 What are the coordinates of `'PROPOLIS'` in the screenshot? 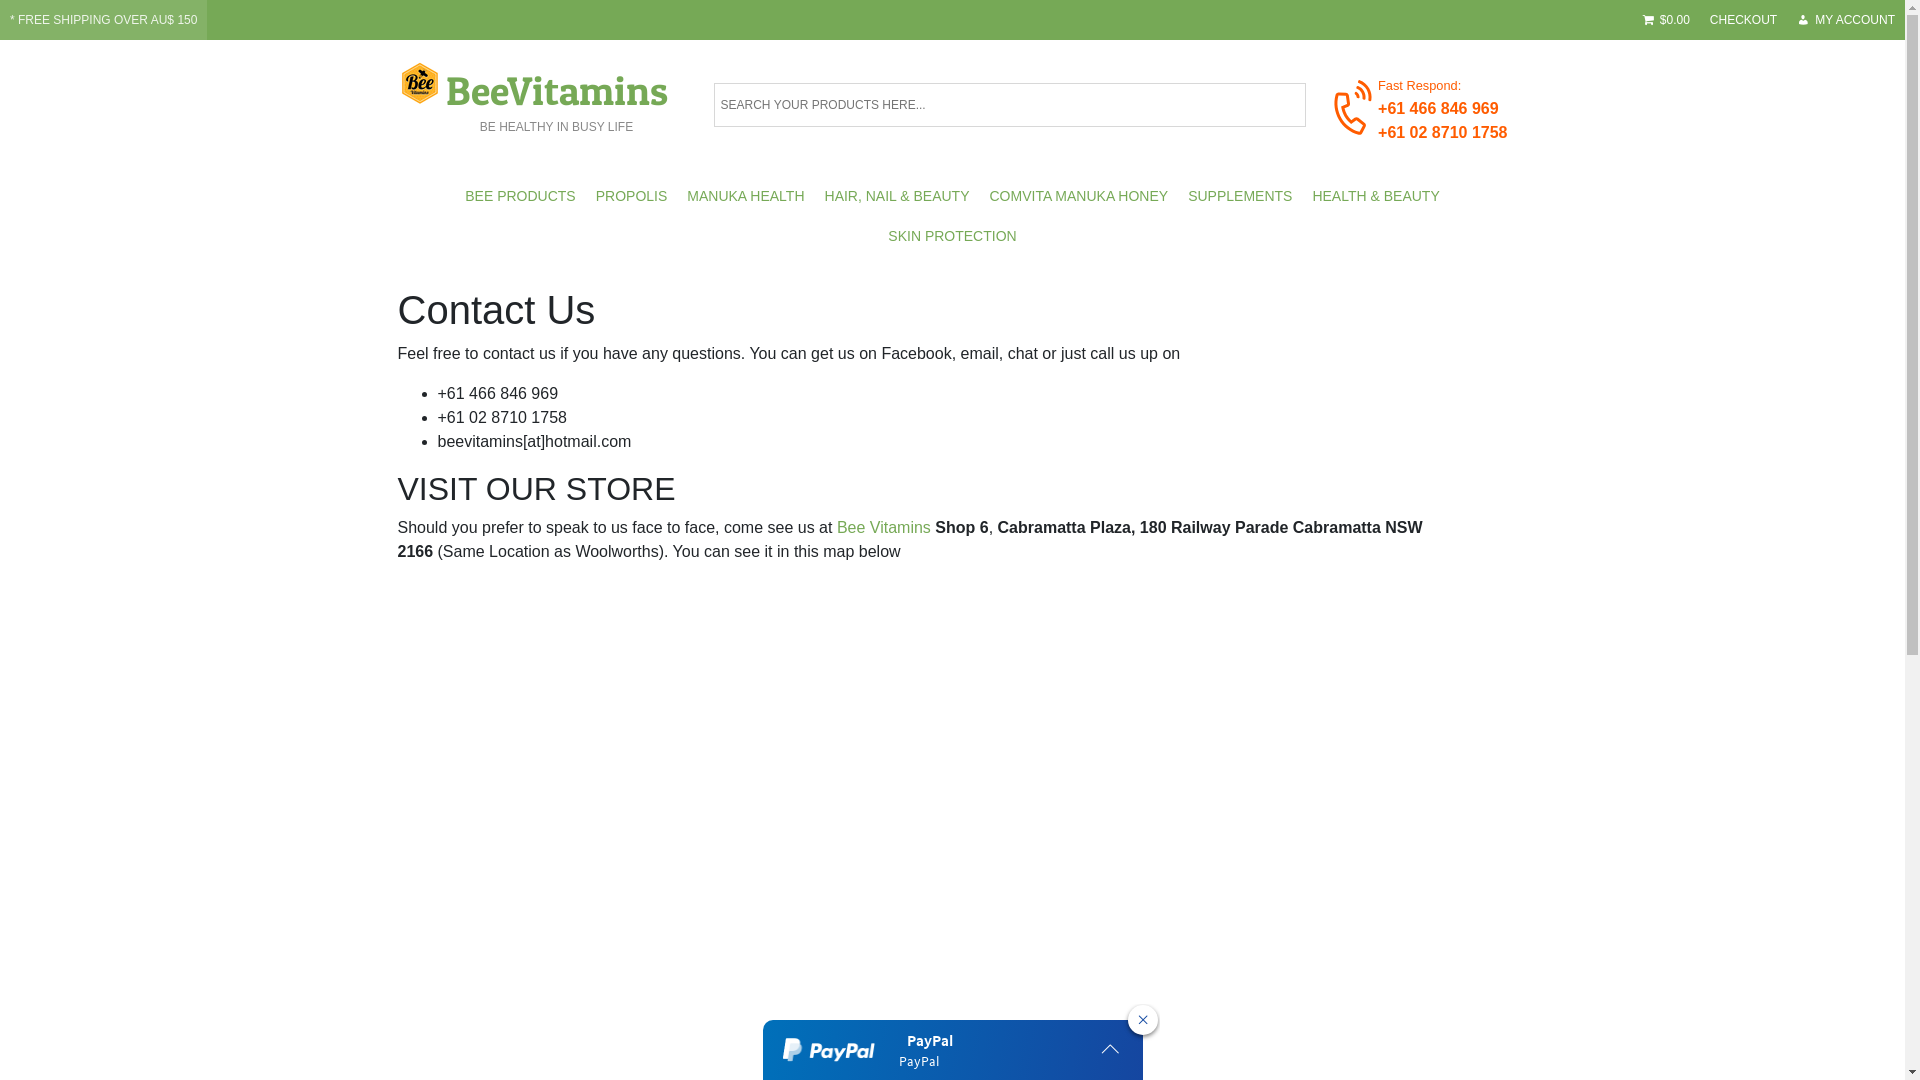 It's located at (584, 196).